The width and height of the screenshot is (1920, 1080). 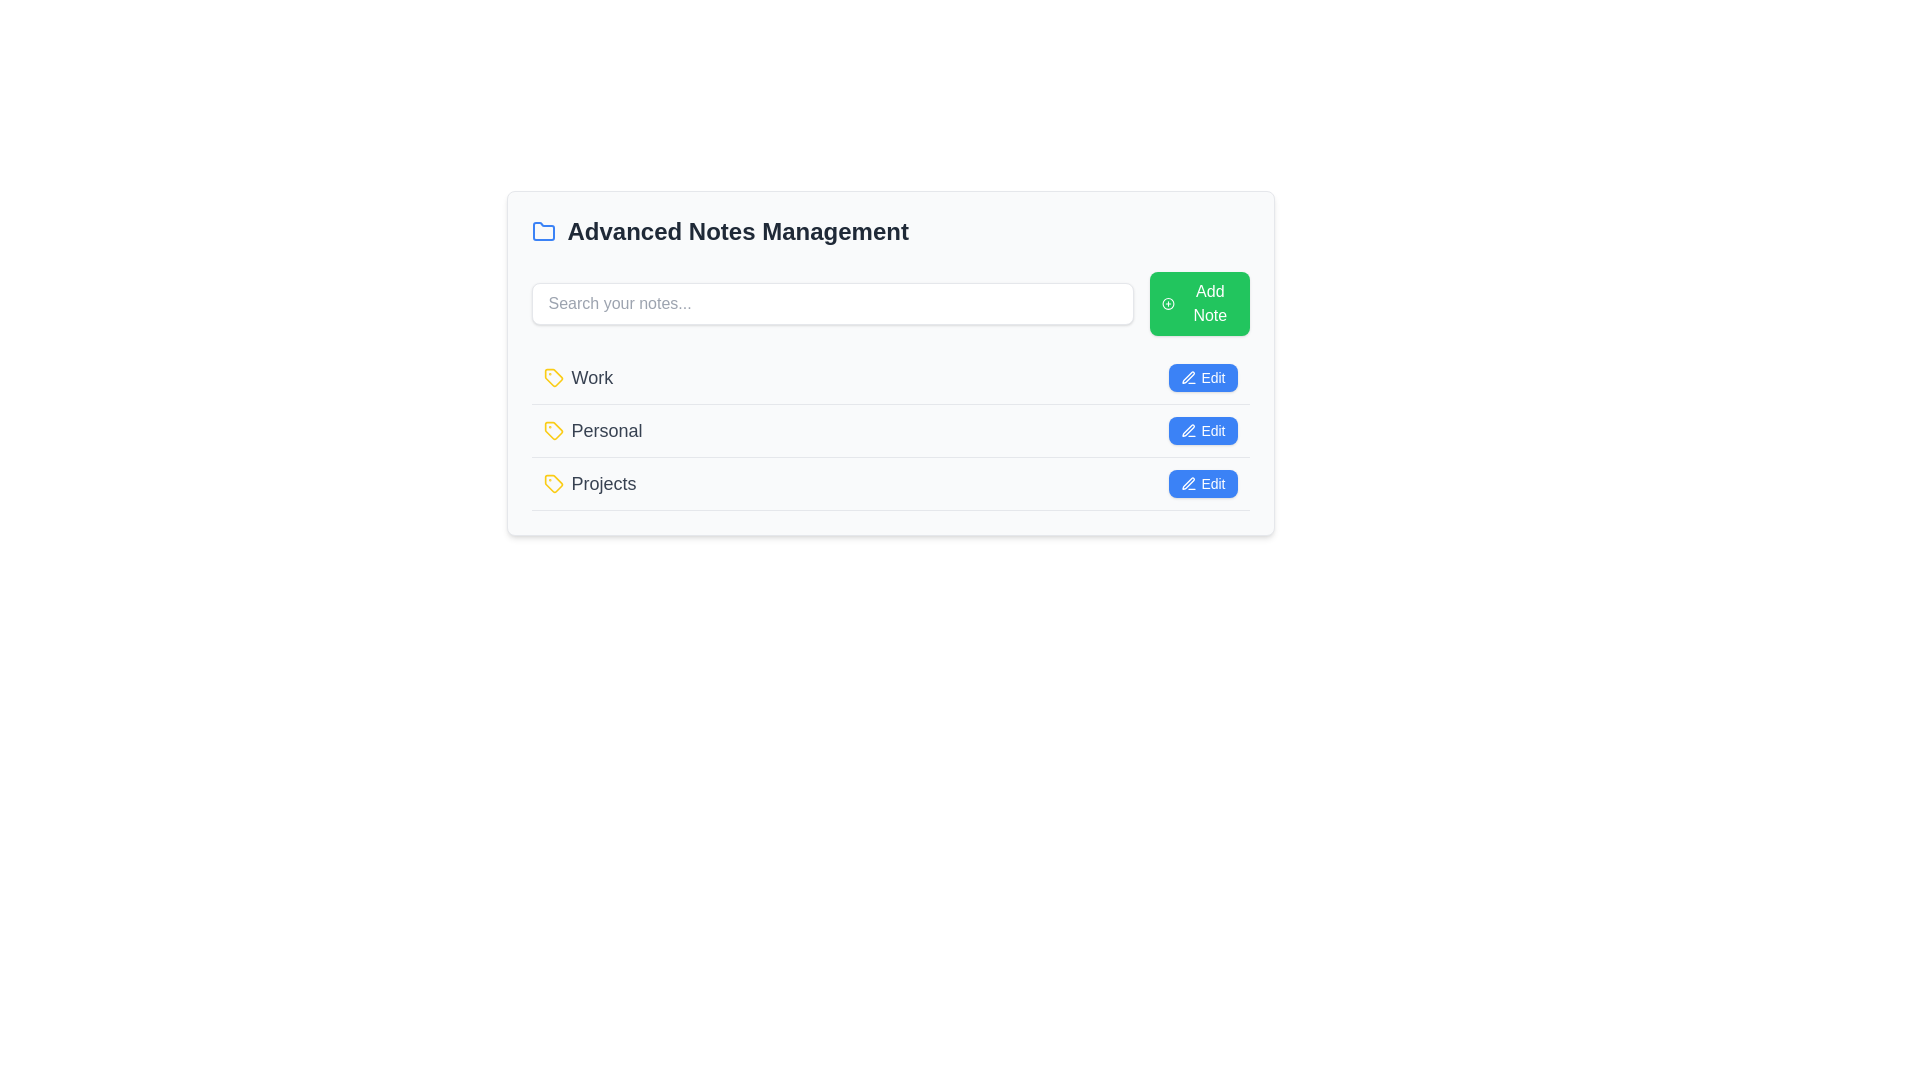 What do you see at coordinates (1202, 483) in the screenshot?
I see `the editing button located at the top right of the 'Projects' section` at bounding box center [1202, 483].